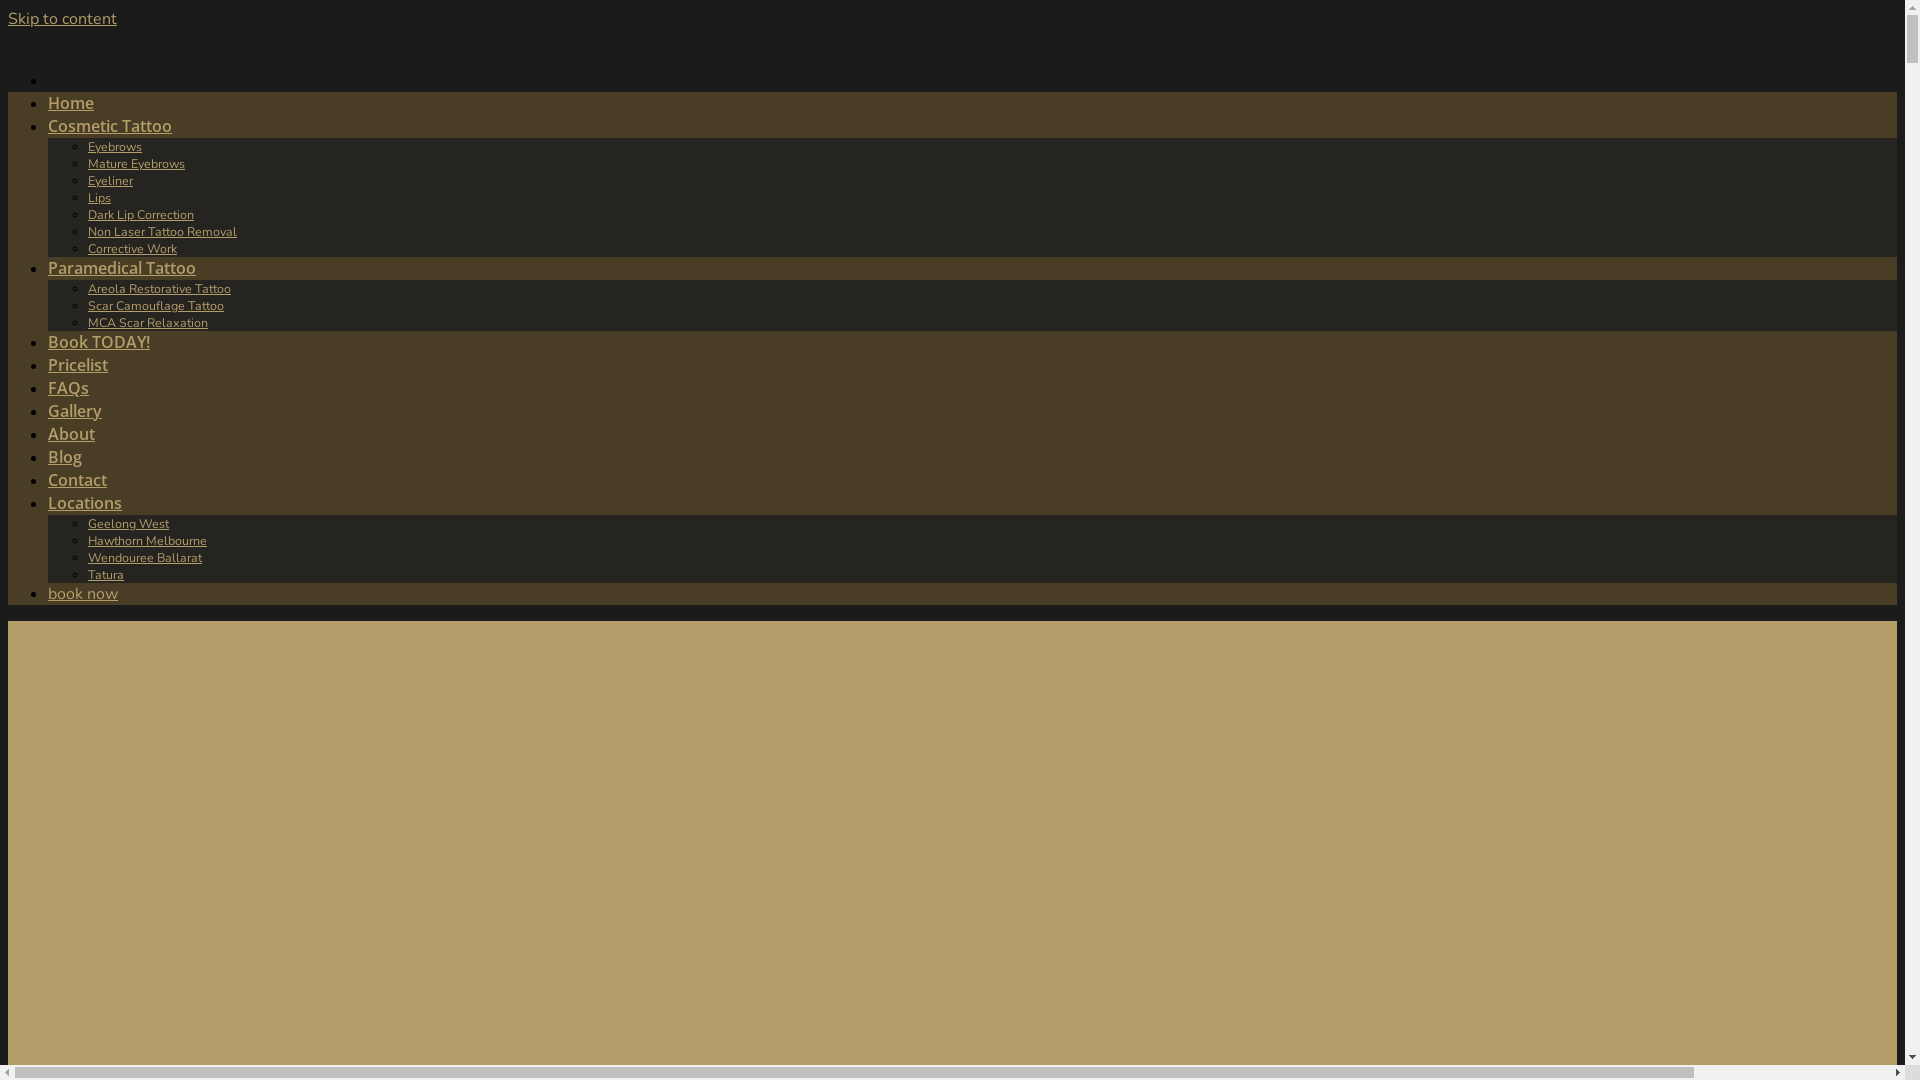 The width and height of the screenshot is (1920, 1080). Describe the element at coordinates (48, 103) in the screenshot. I see `'Home'` at that location.